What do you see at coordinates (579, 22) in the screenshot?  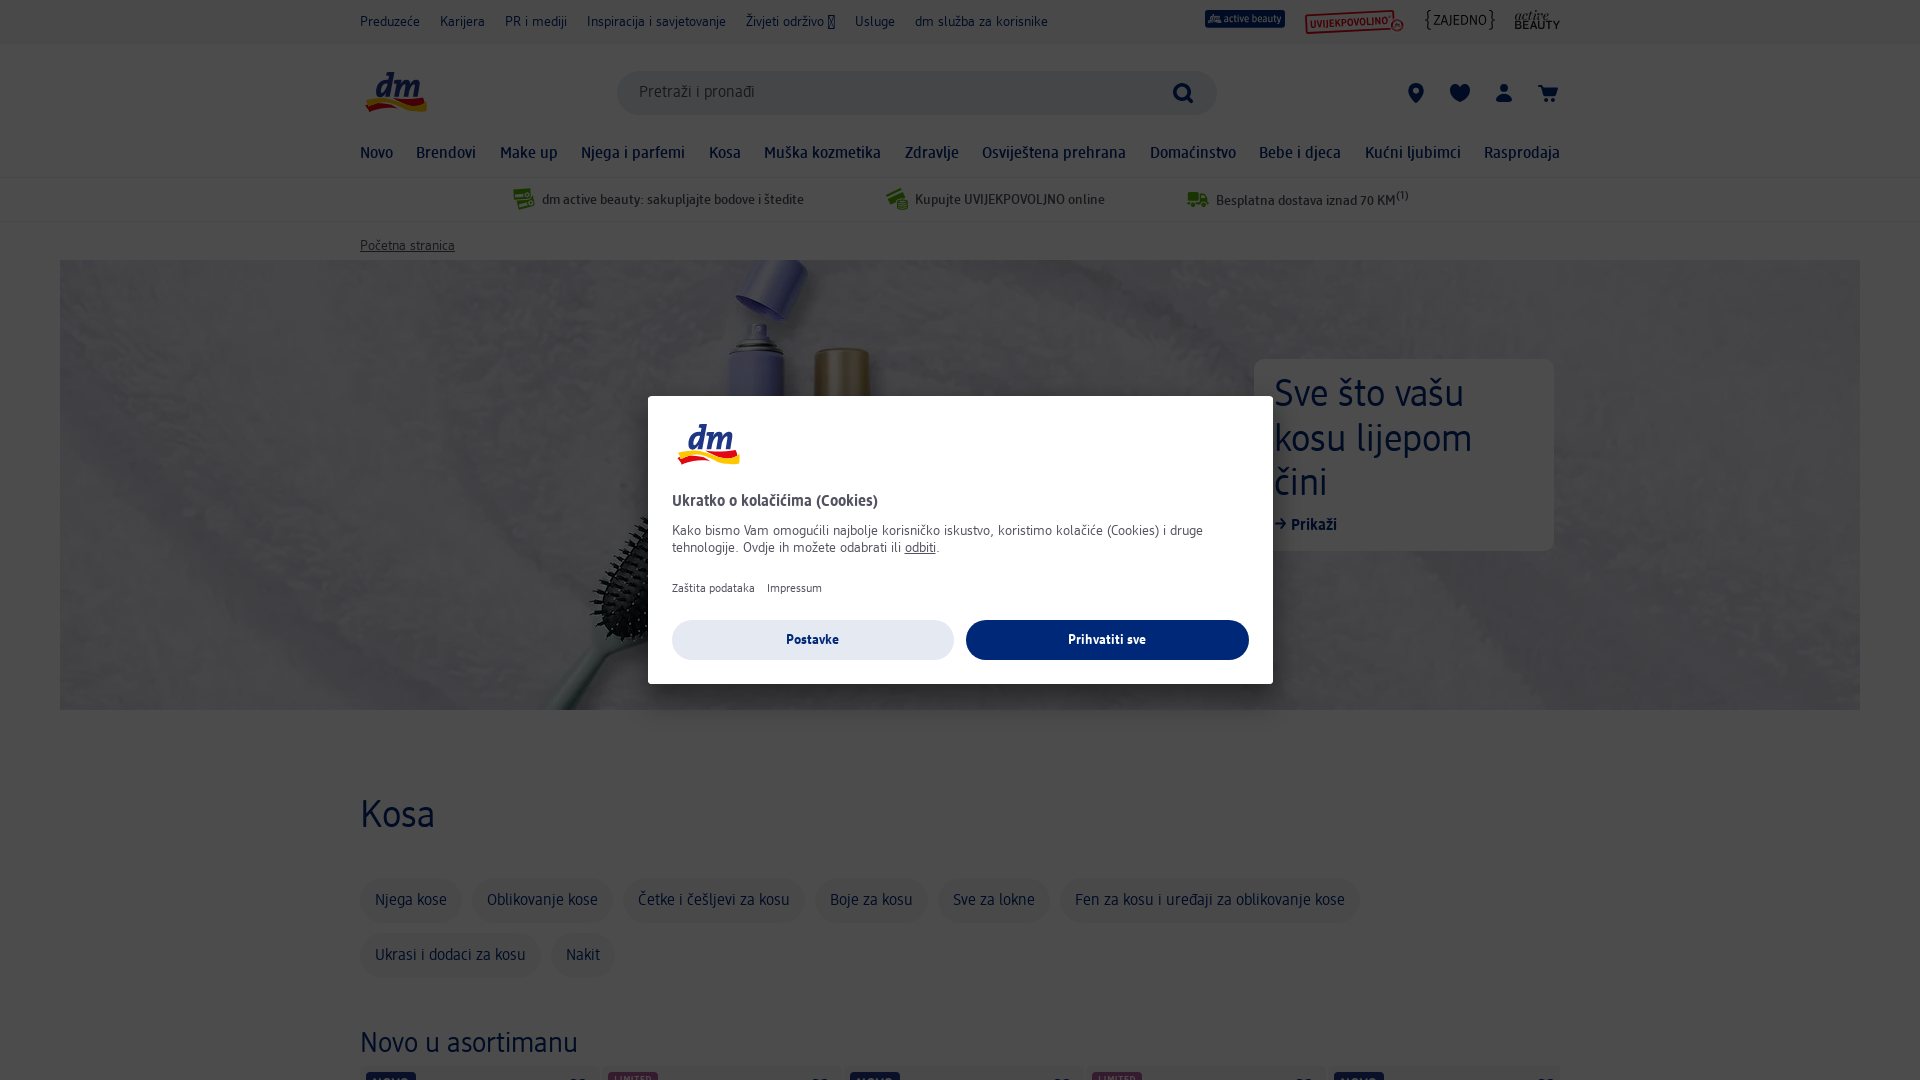 I see `'Inspiracija i savjetovanje'` at bounding box center [579, 22].